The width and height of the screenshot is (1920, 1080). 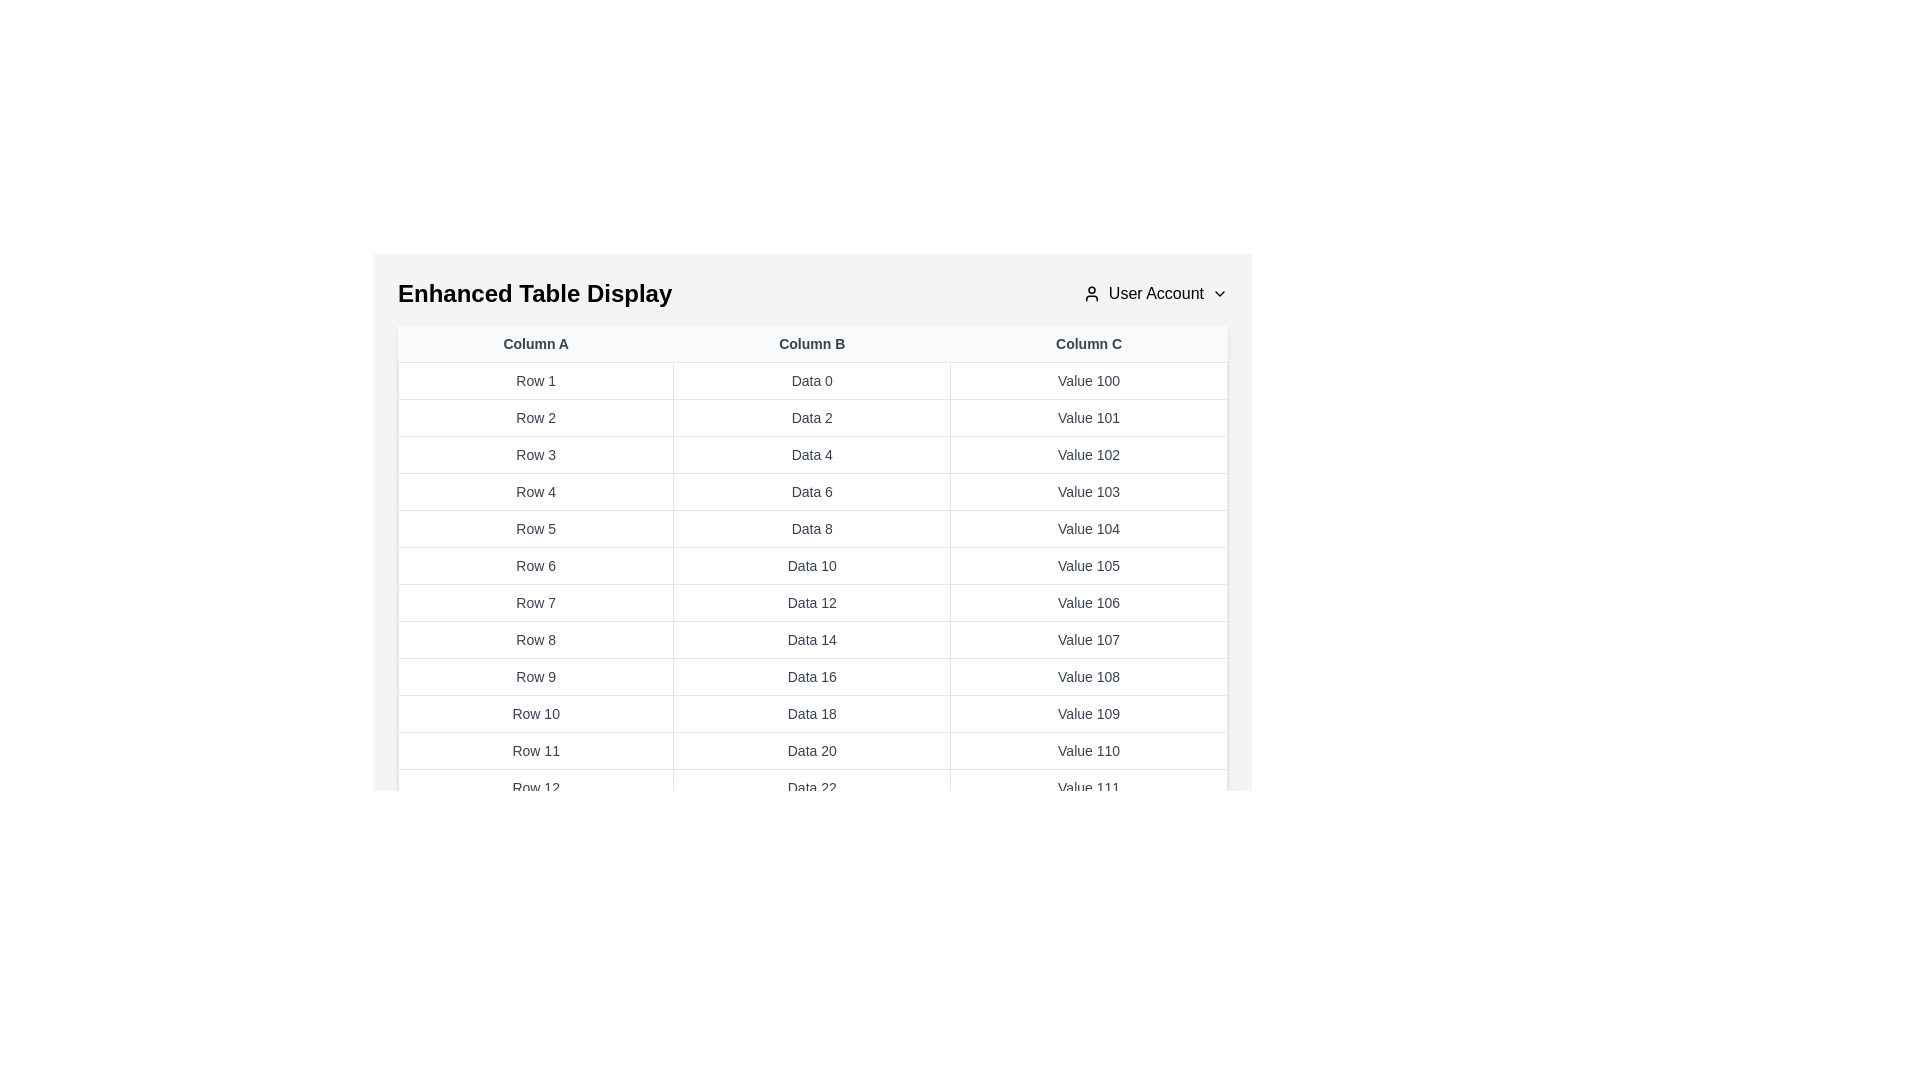 I want to click on the column header Column B to sort or interact with the column, so click(x=811, y=342).